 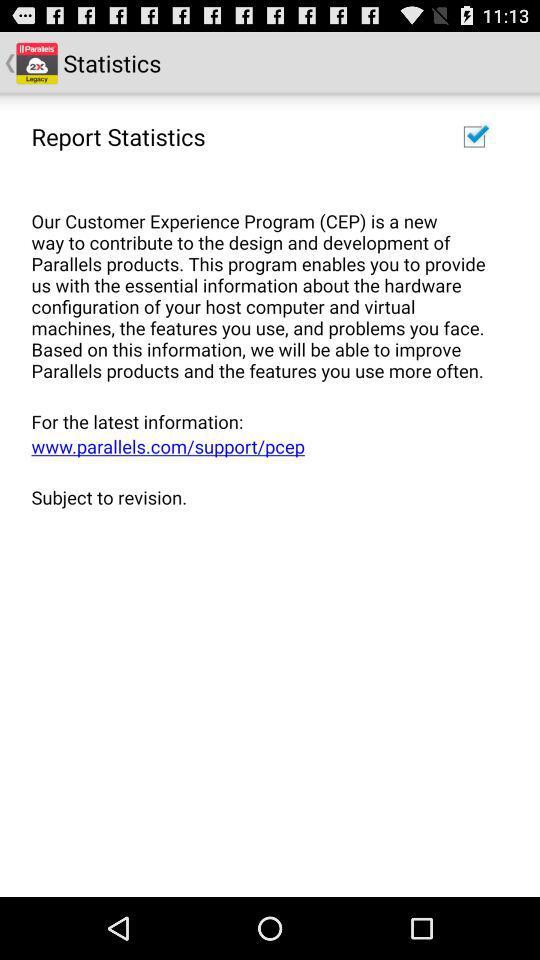 What do you see at coordinates (473, 135) in the screenshot?
I see `the item at the top right corner` at bounding box center [473, 135].